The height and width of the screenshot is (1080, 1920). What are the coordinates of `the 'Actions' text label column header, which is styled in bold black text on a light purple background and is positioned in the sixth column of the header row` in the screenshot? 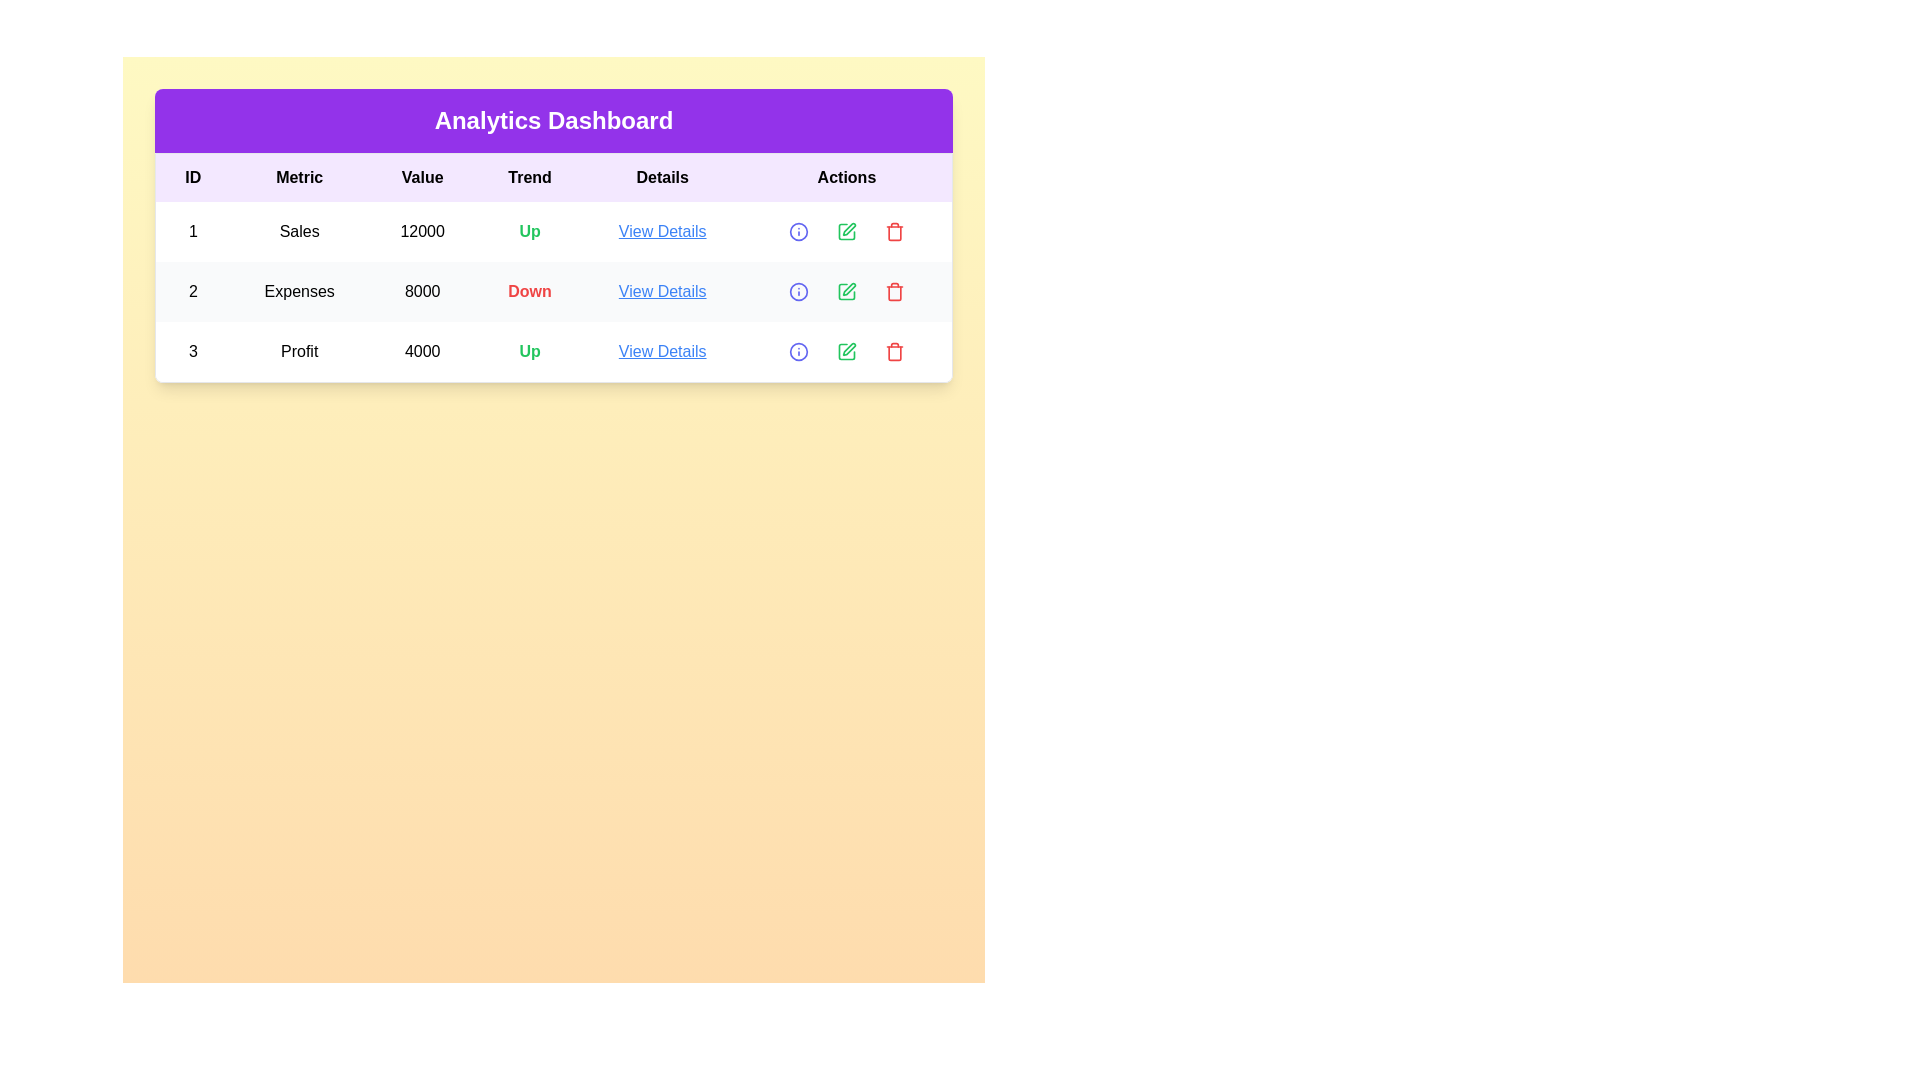 It's located at (846, 176).